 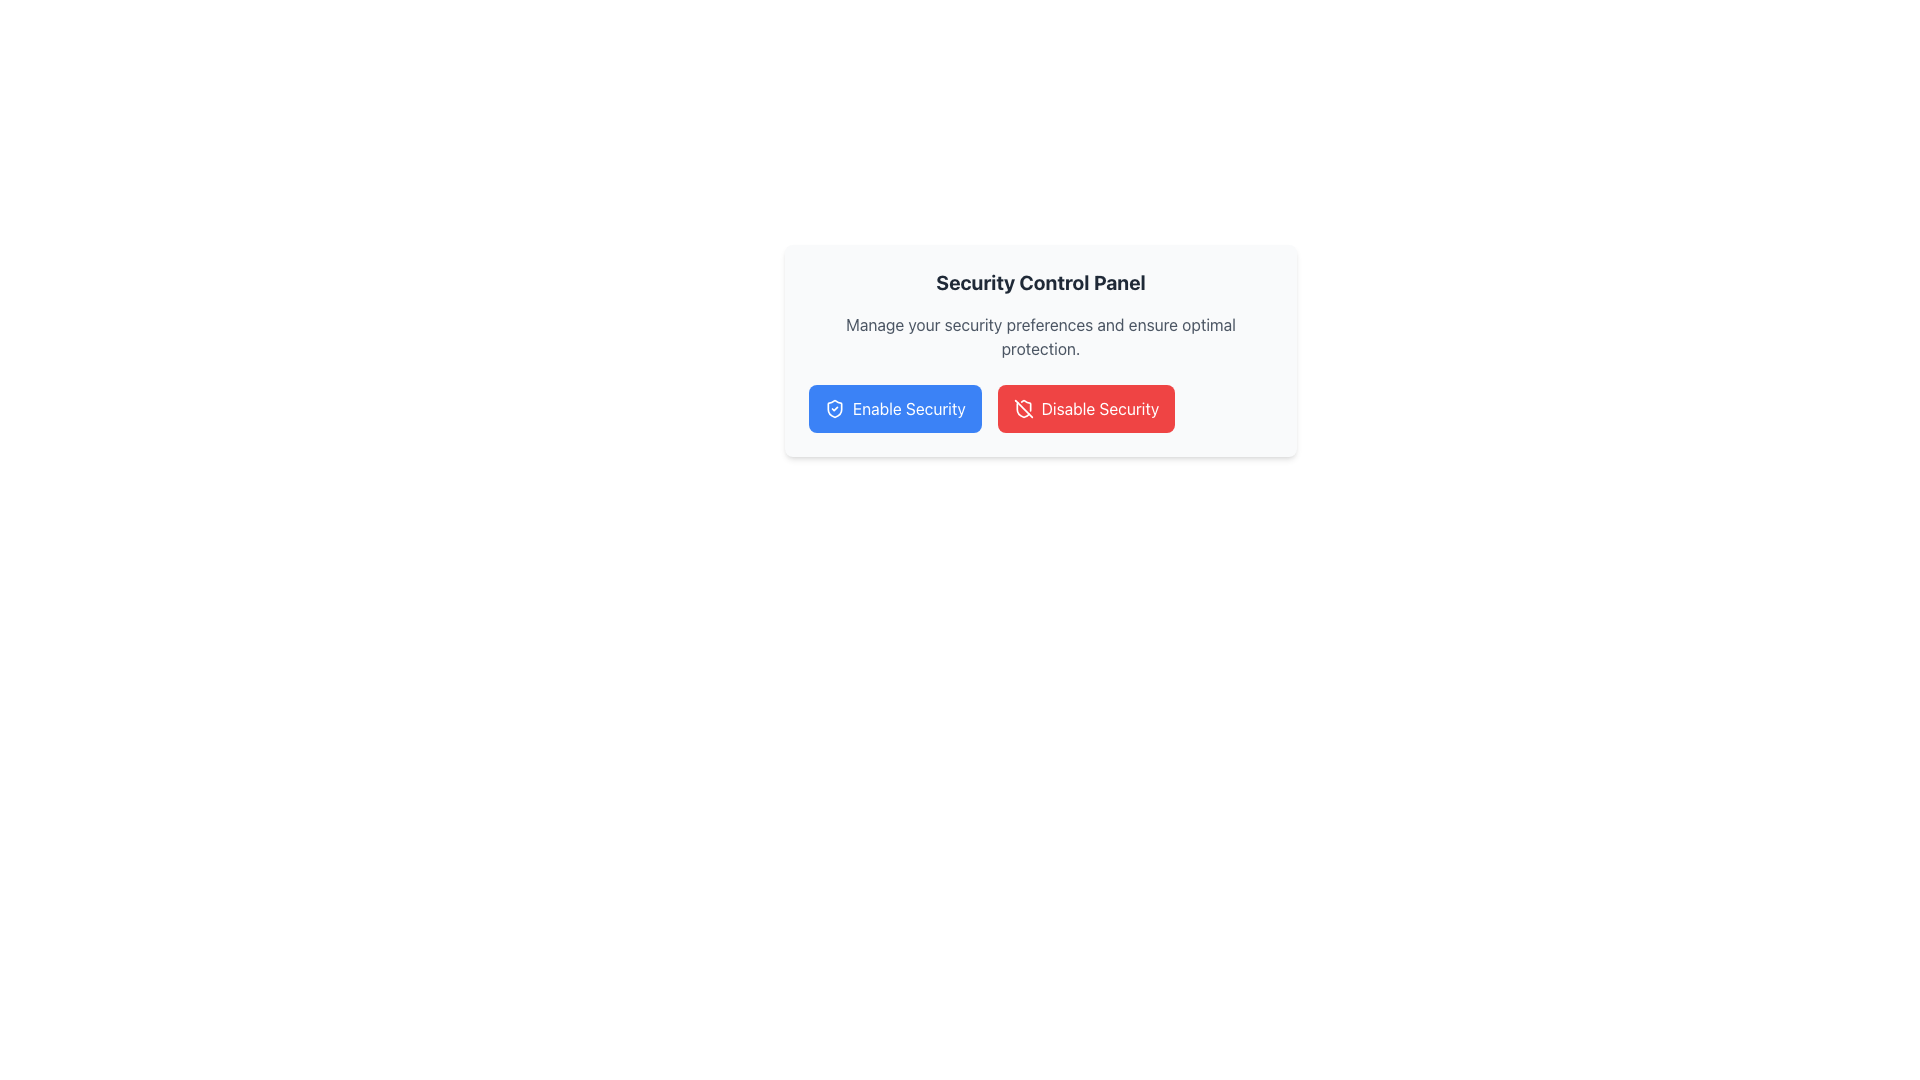 I want to click on the security enablement icon located to the left of the 'Enable Security' button, so click(x=835, y=407).